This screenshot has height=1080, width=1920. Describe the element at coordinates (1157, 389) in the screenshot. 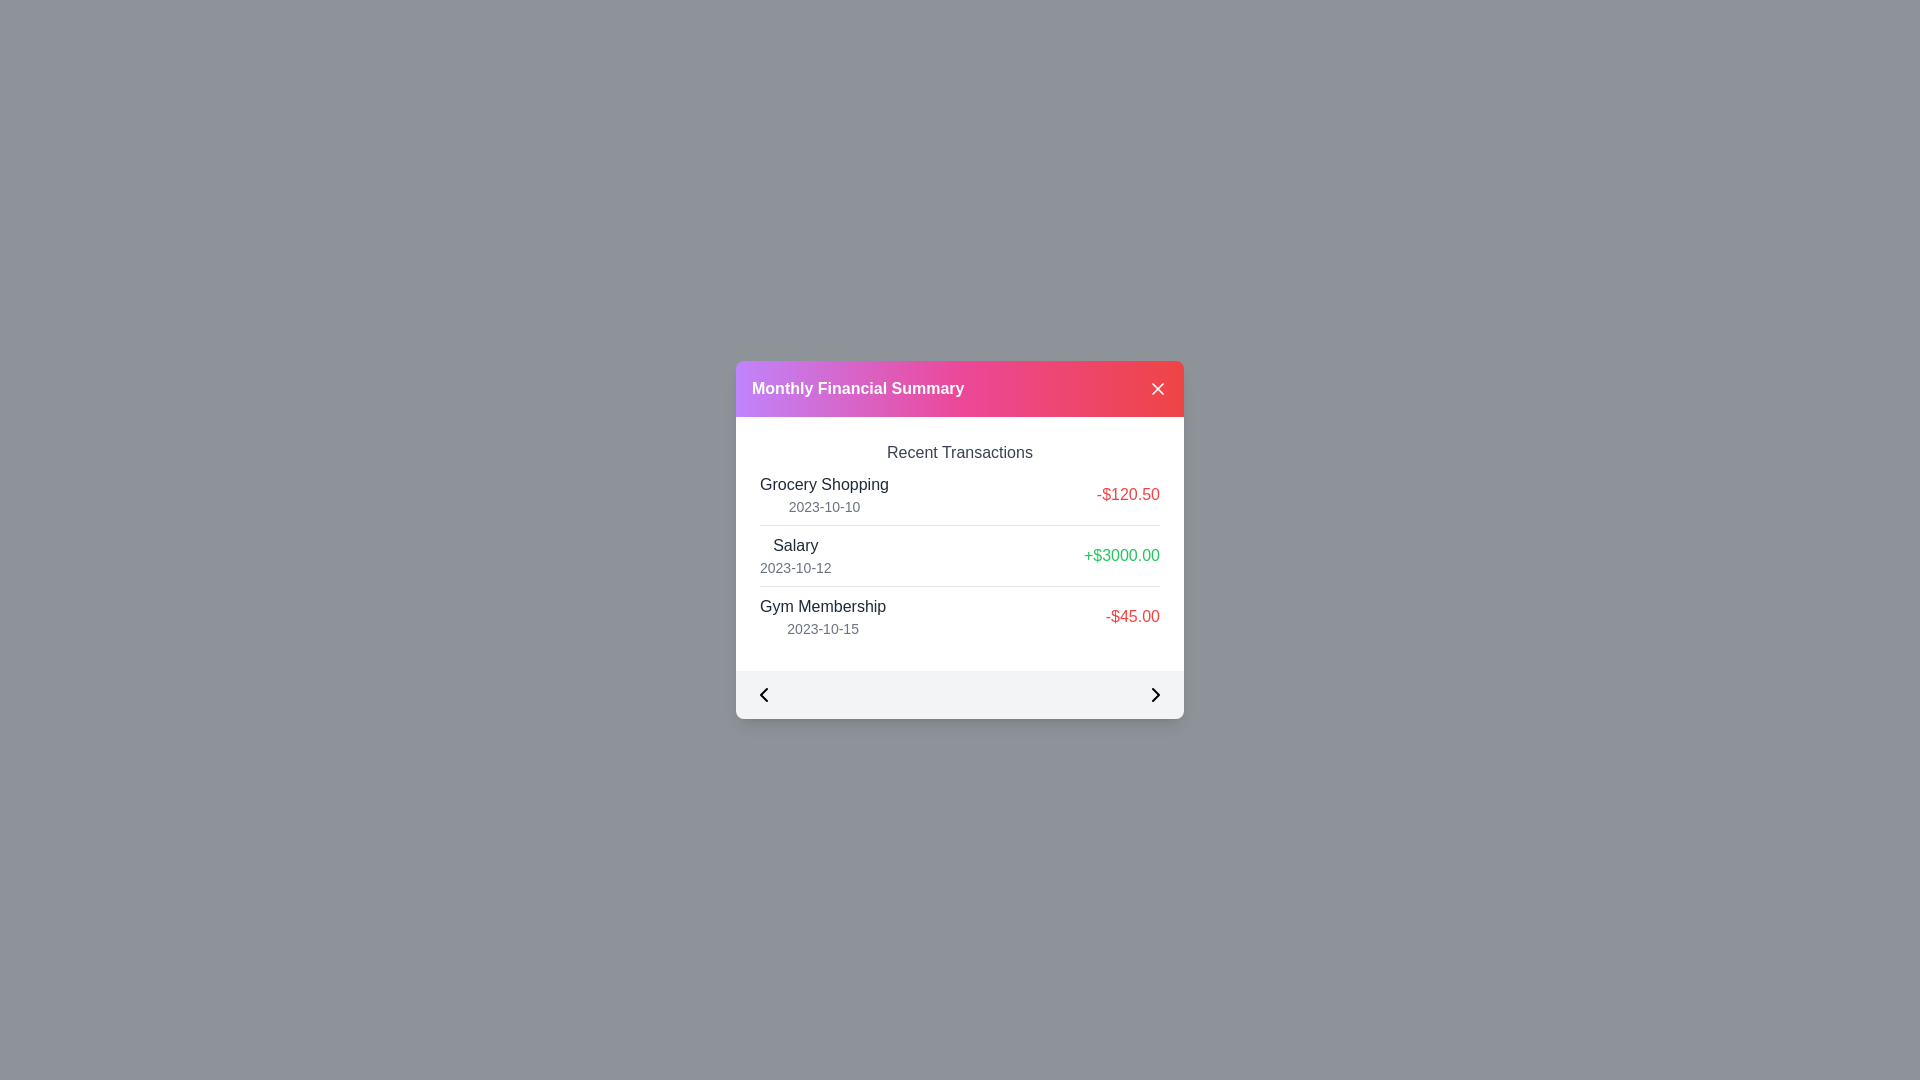

I see `close button in the header to close the dialog` at that location.